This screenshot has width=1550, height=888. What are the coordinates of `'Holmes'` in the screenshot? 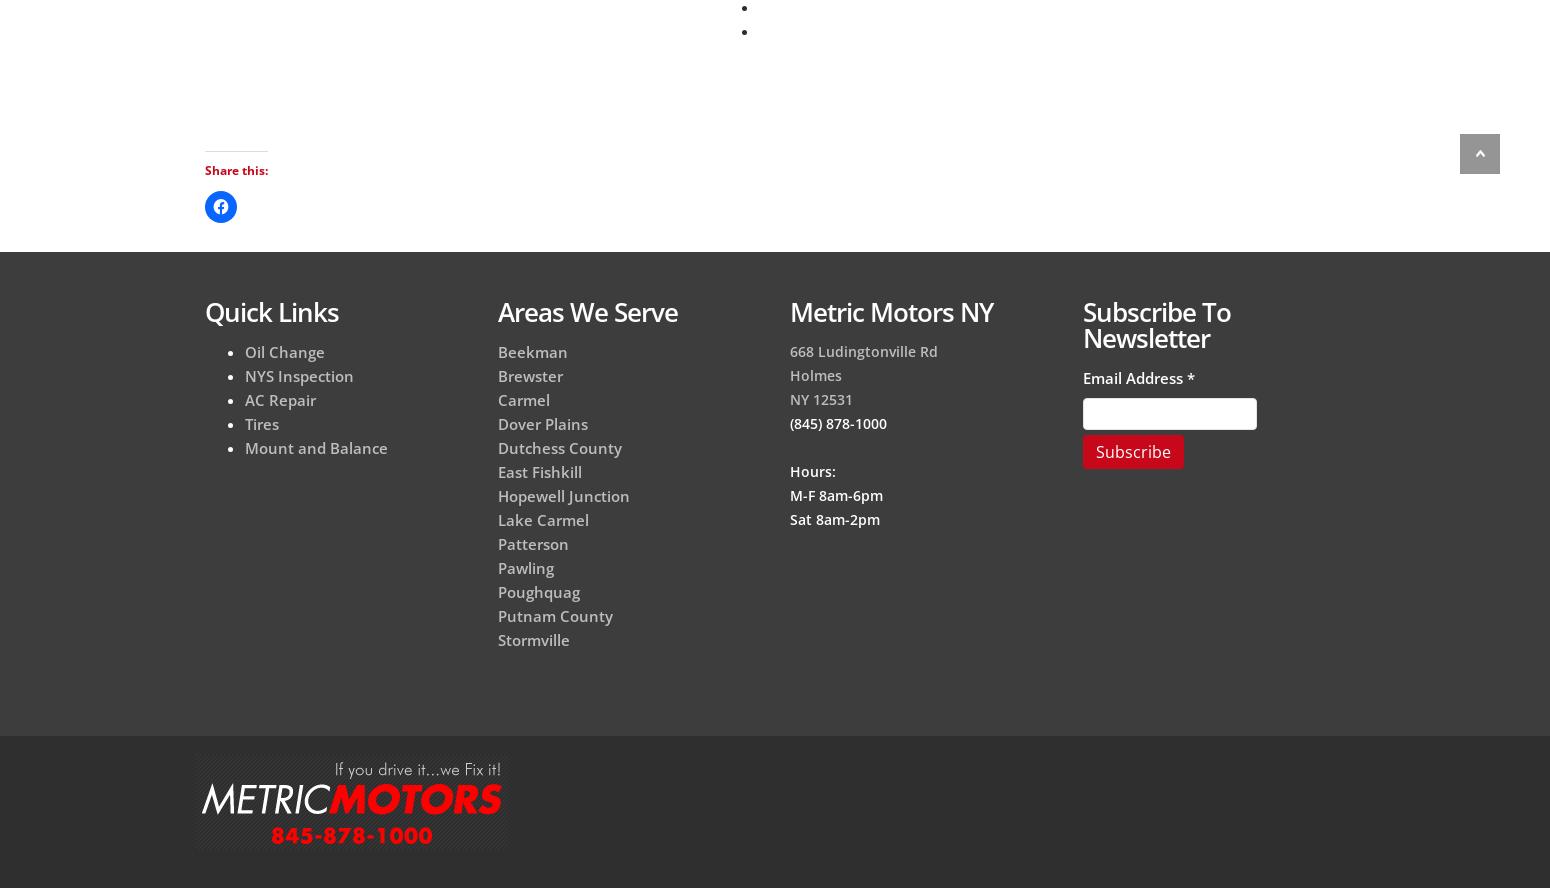 It's located at (789, 374).